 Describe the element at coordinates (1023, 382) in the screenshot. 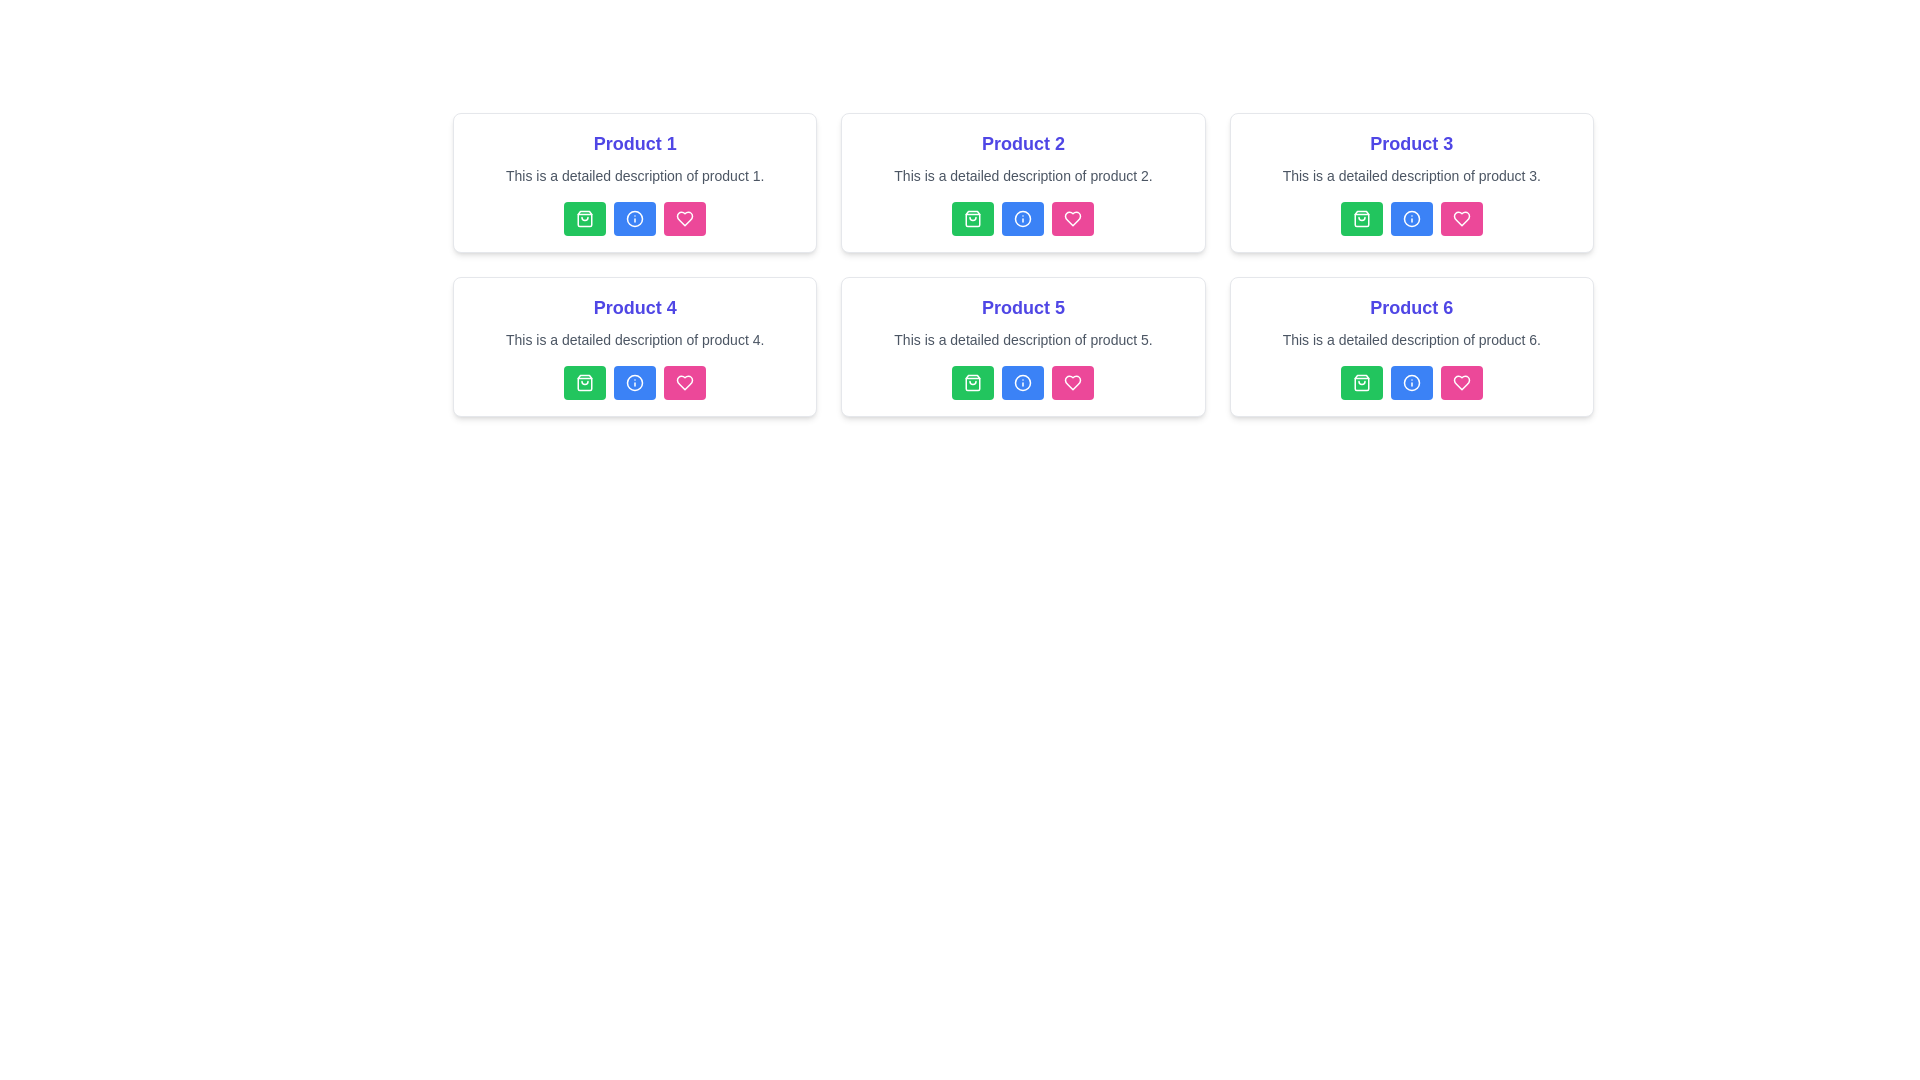

I see `the circular blue button with a white border and 'i' icon located at the bottom of the card for 'Product 5'` at that location.